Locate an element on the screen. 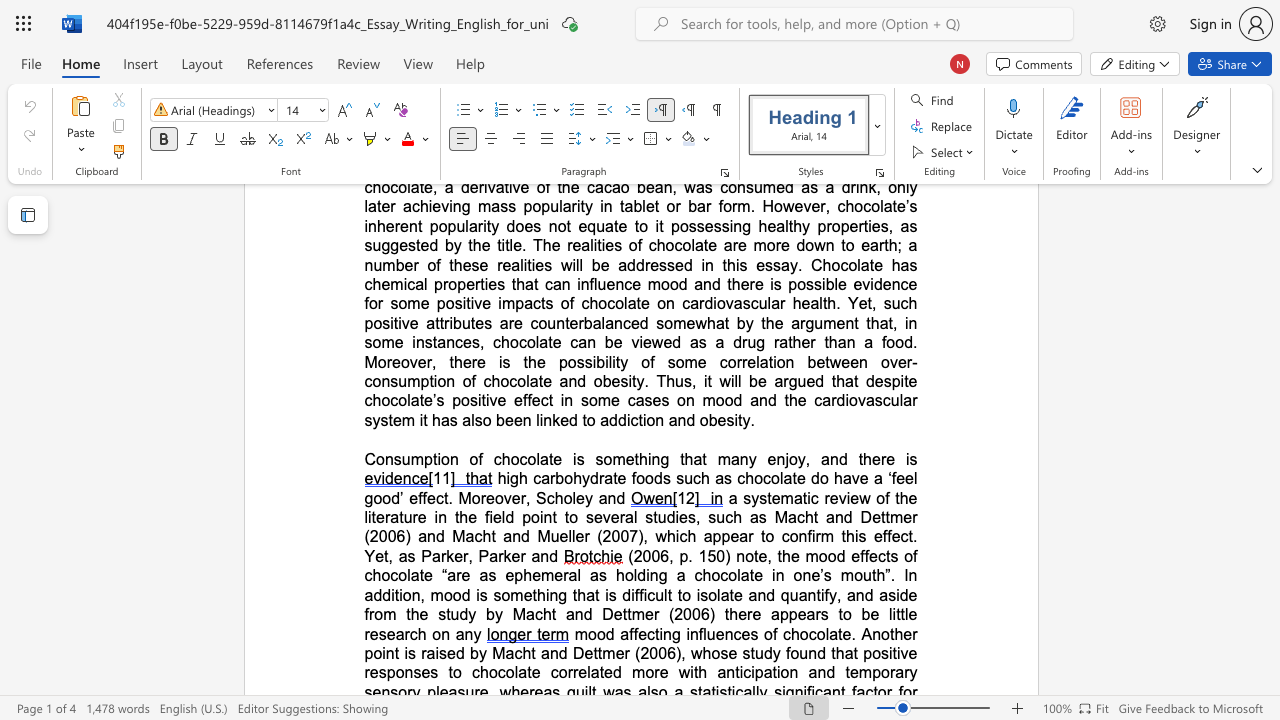 Image resolution: width=1280 pixels, height=720 pixels. the subset text "ettmer (2006) th" within the text "h”. In addition, mood is something that is difficult to isolate and quantify, and aside from the study by Macht and Dettmer (2006) there appears to be little research on any" is located at coordinates (612, 613).